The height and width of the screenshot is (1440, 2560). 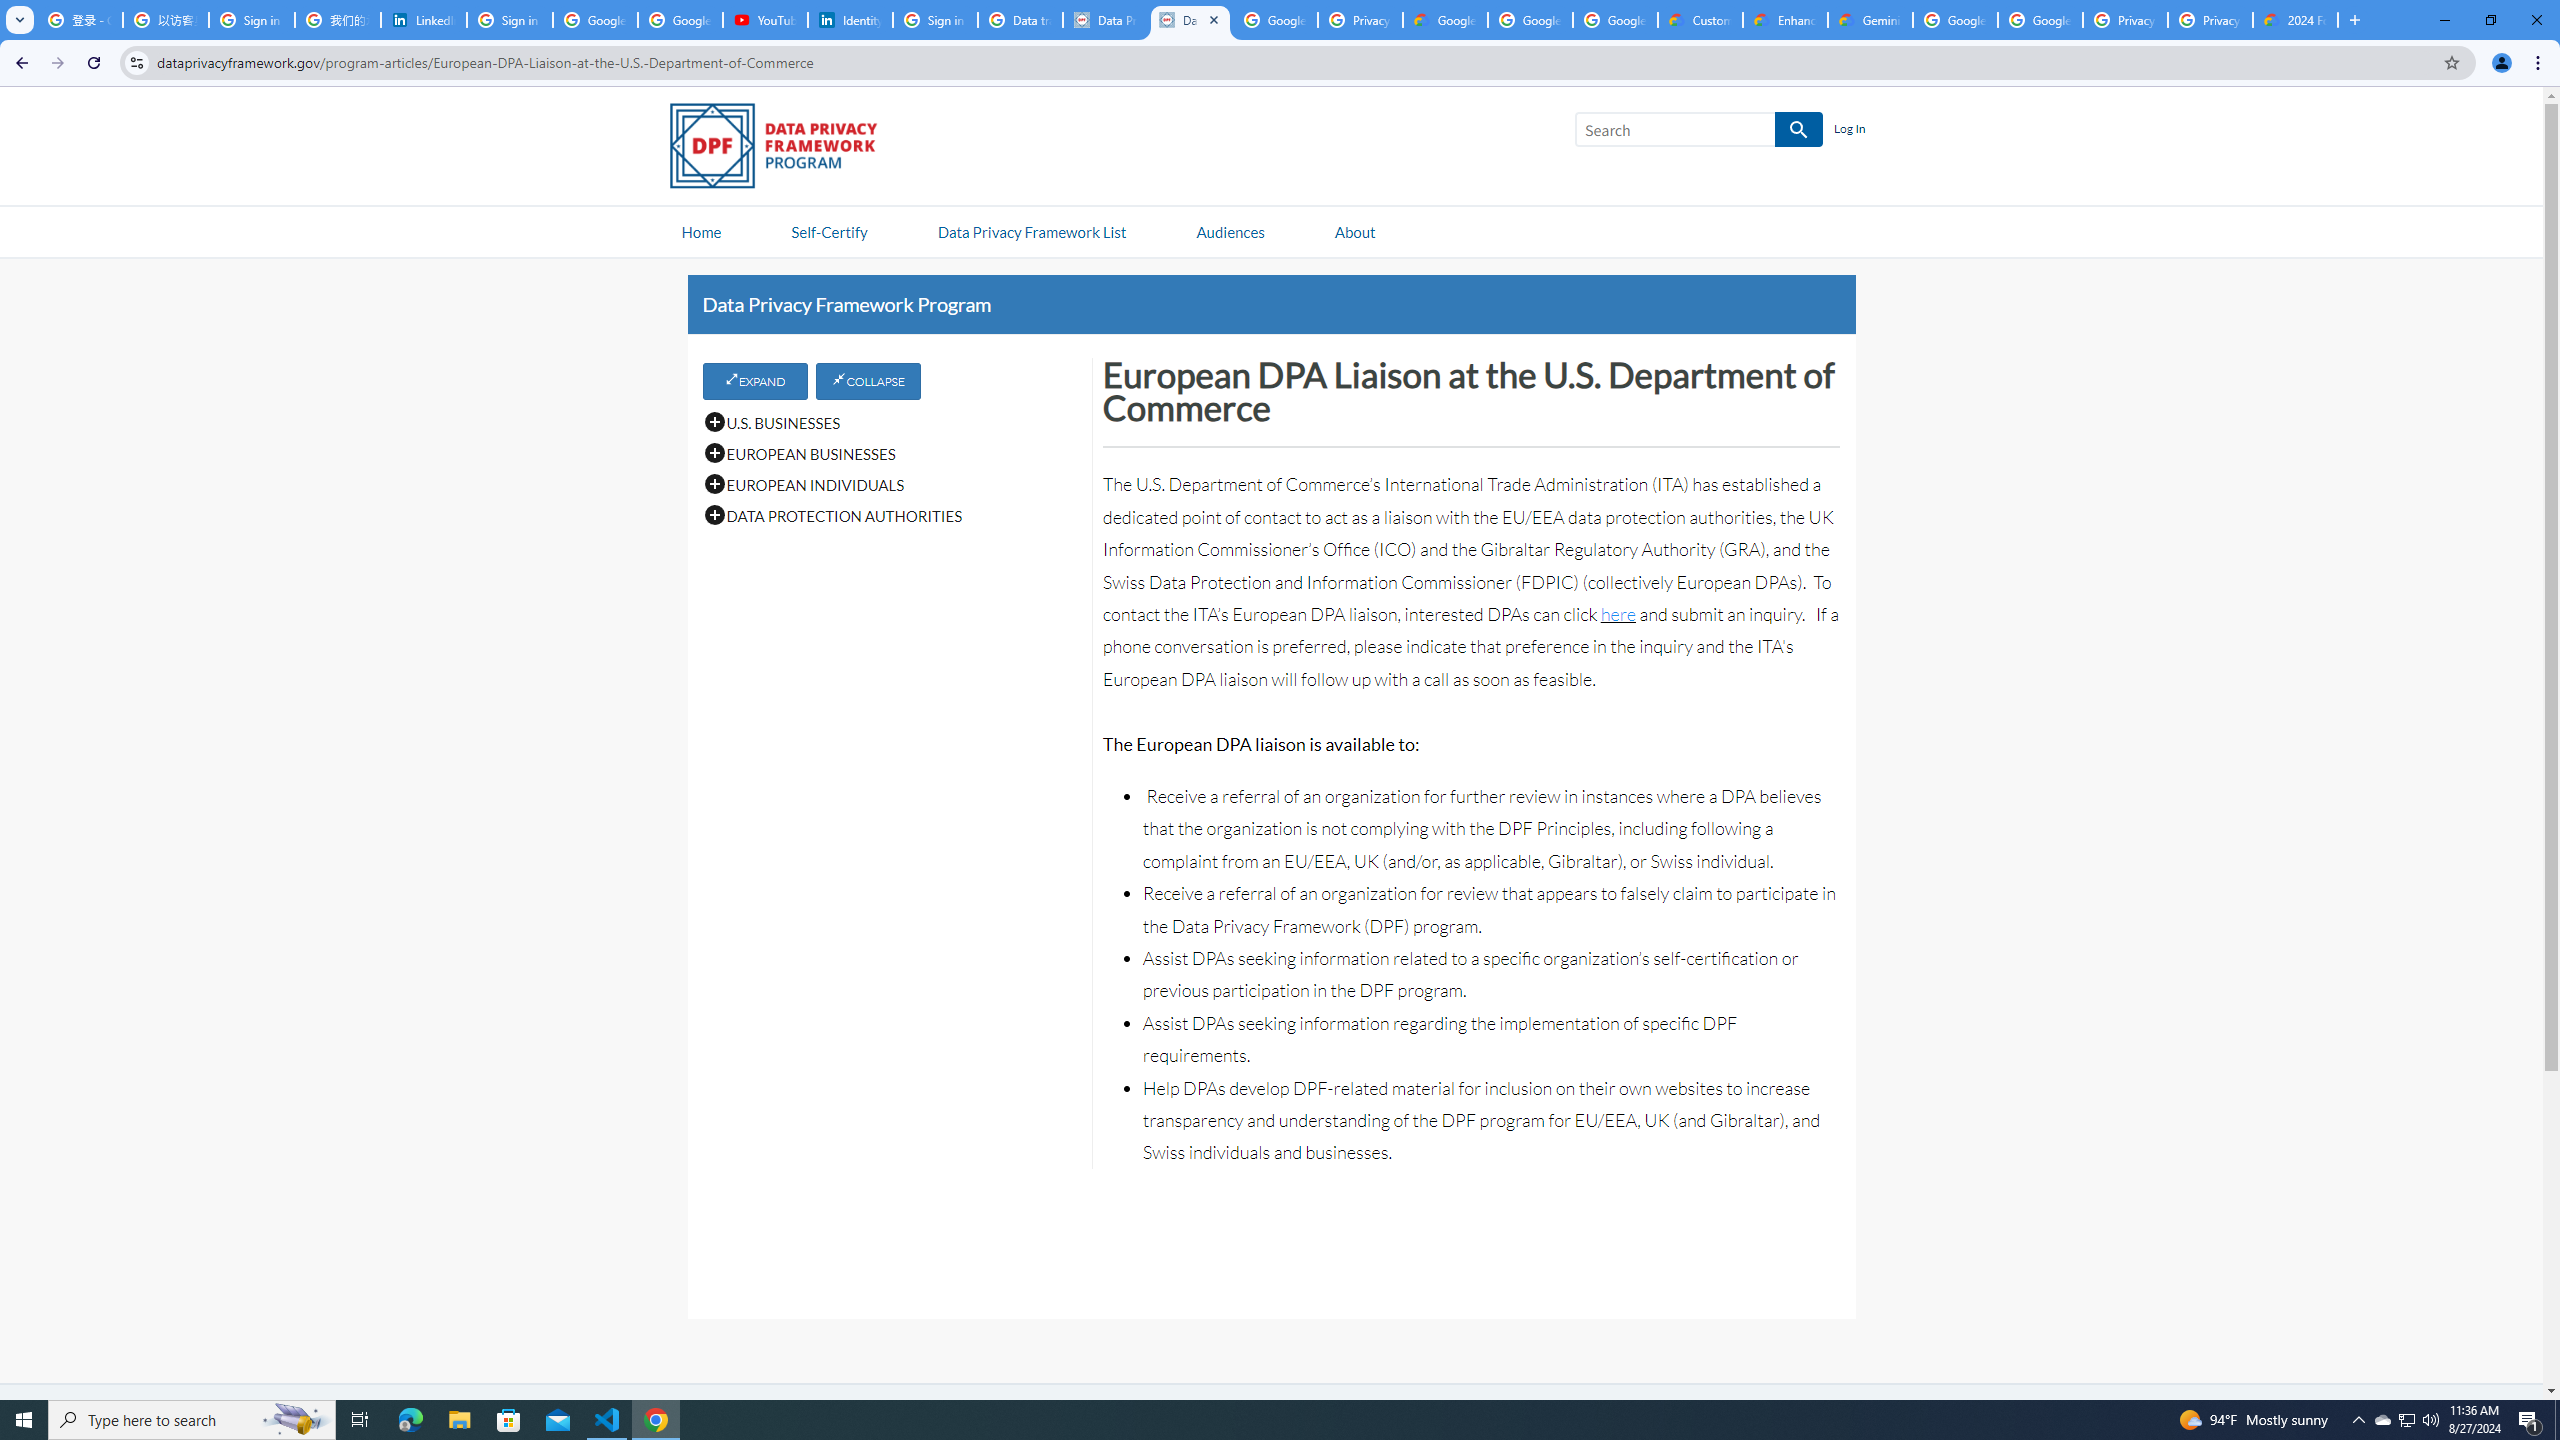 I want to click on 'AutomationID: navitem', so click(x=1230, y=230).